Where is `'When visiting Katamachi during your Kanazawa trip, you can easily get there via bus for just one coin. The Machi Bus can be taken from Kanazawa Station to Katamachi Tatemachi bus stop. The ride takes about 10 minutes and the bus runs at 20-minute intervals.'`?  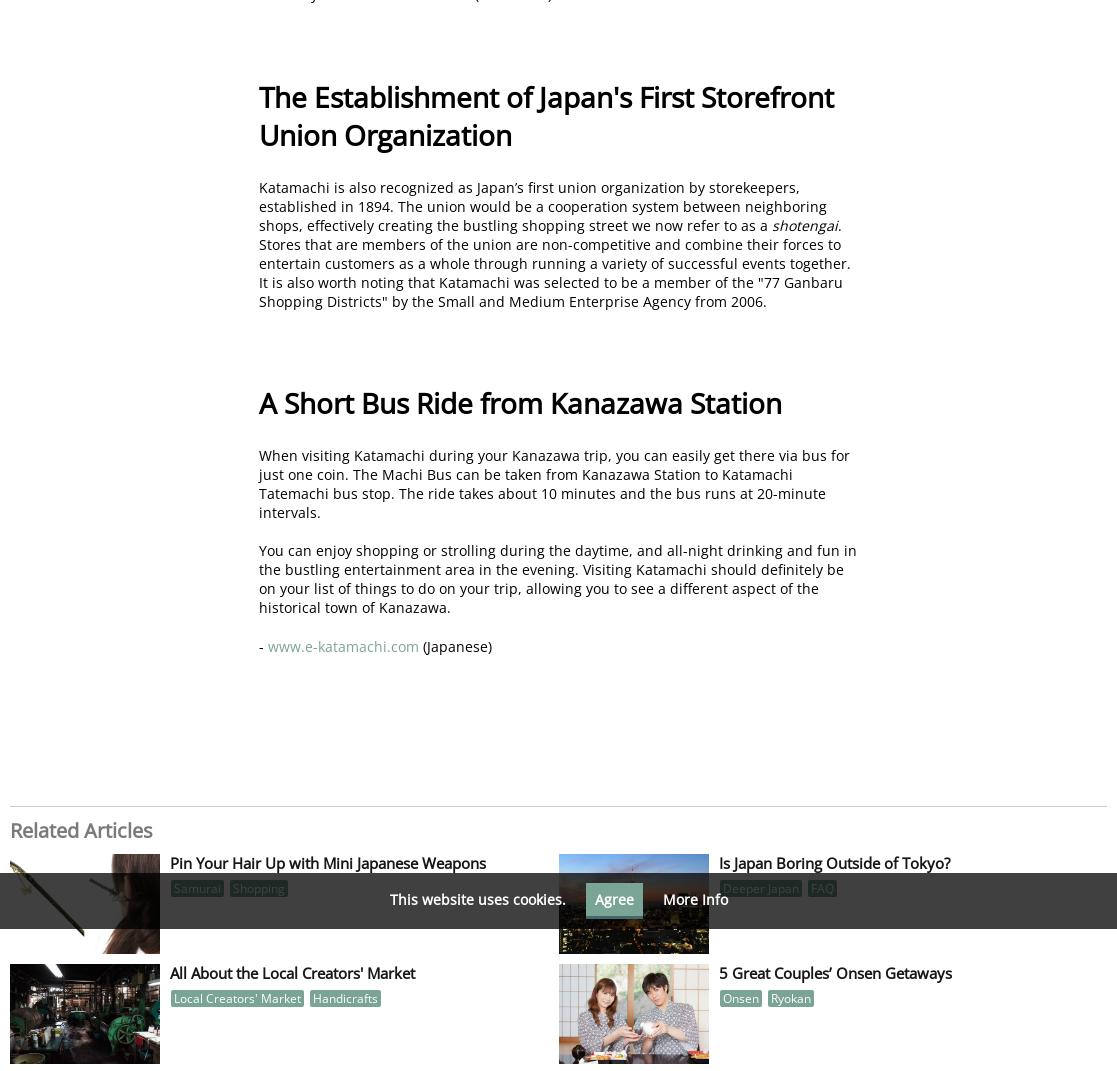
'When visiting Katamachi during your Kanazawa trip, you can easily get there via bus for just one coin. The Machi Bus can be taken from Kanazawa Station to Katamachi Tatemachi bus stop. The ride takes about 10 minutes and the bus runs at 20-minute intervals.' is located at coordinates (553, 482).